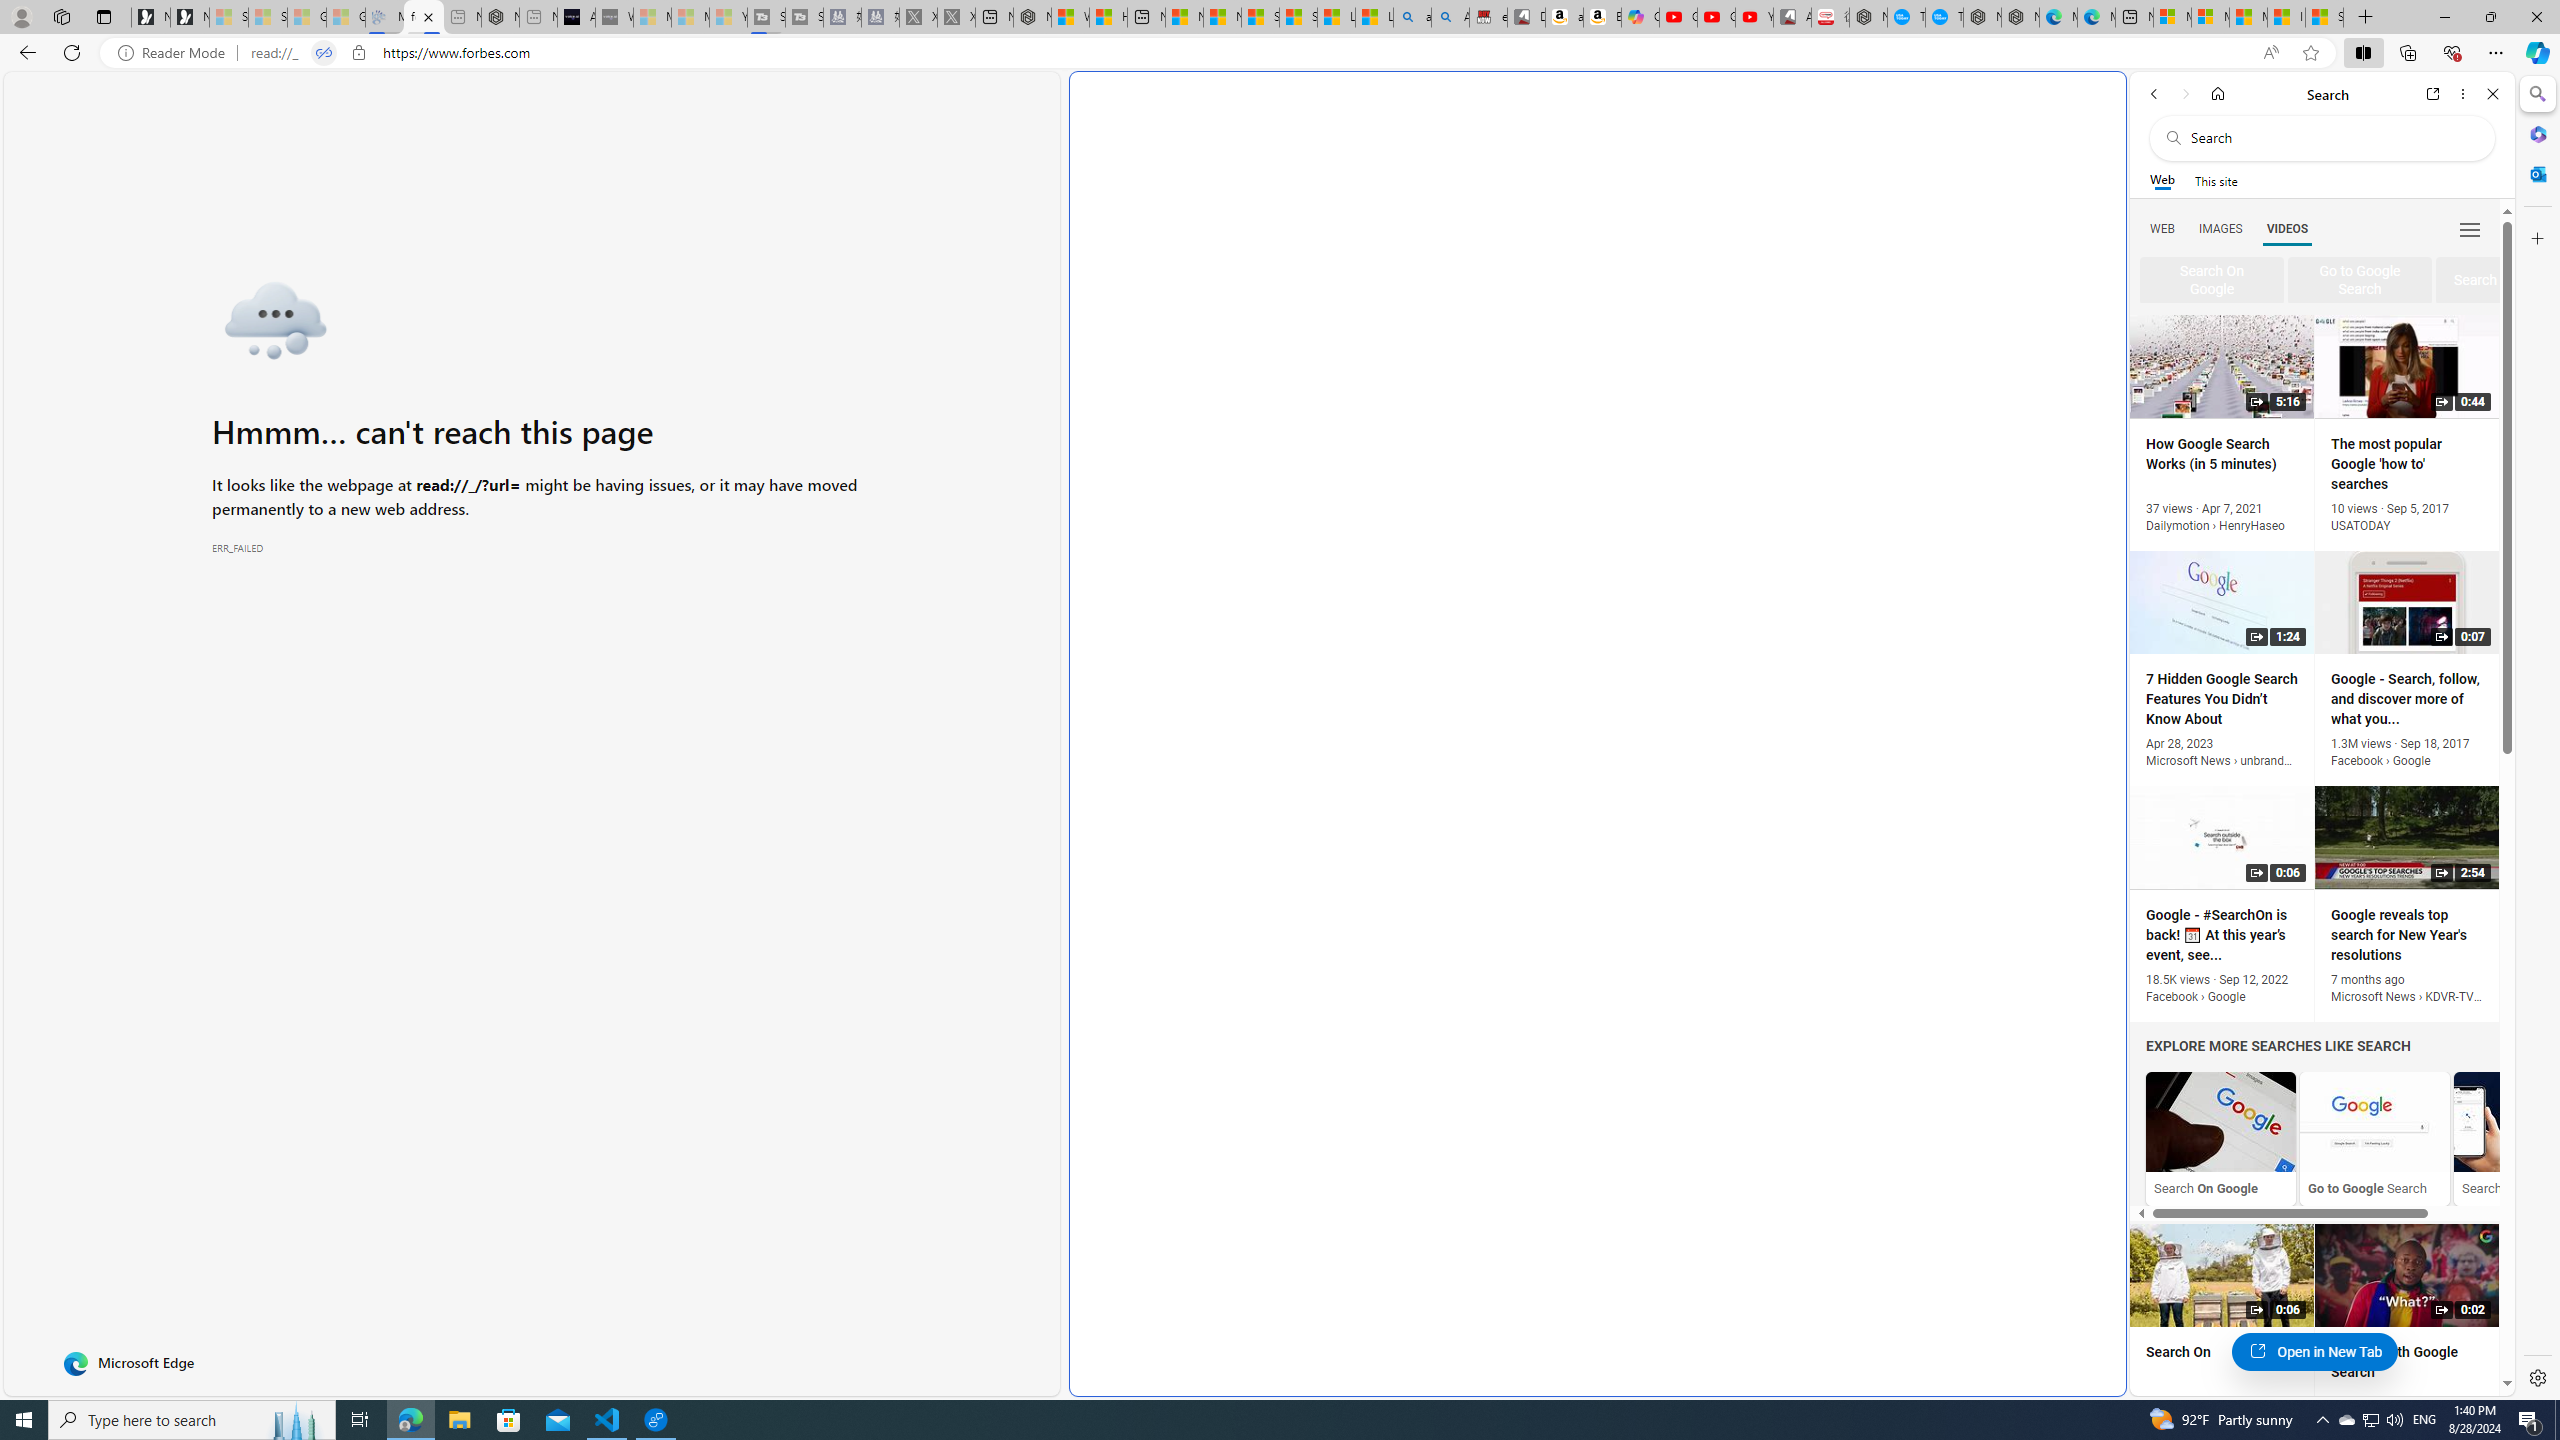 Image resolution: width=2560 pixels, height=1440 pixels. I want to click on 'Web scope', so click(2162, 180).